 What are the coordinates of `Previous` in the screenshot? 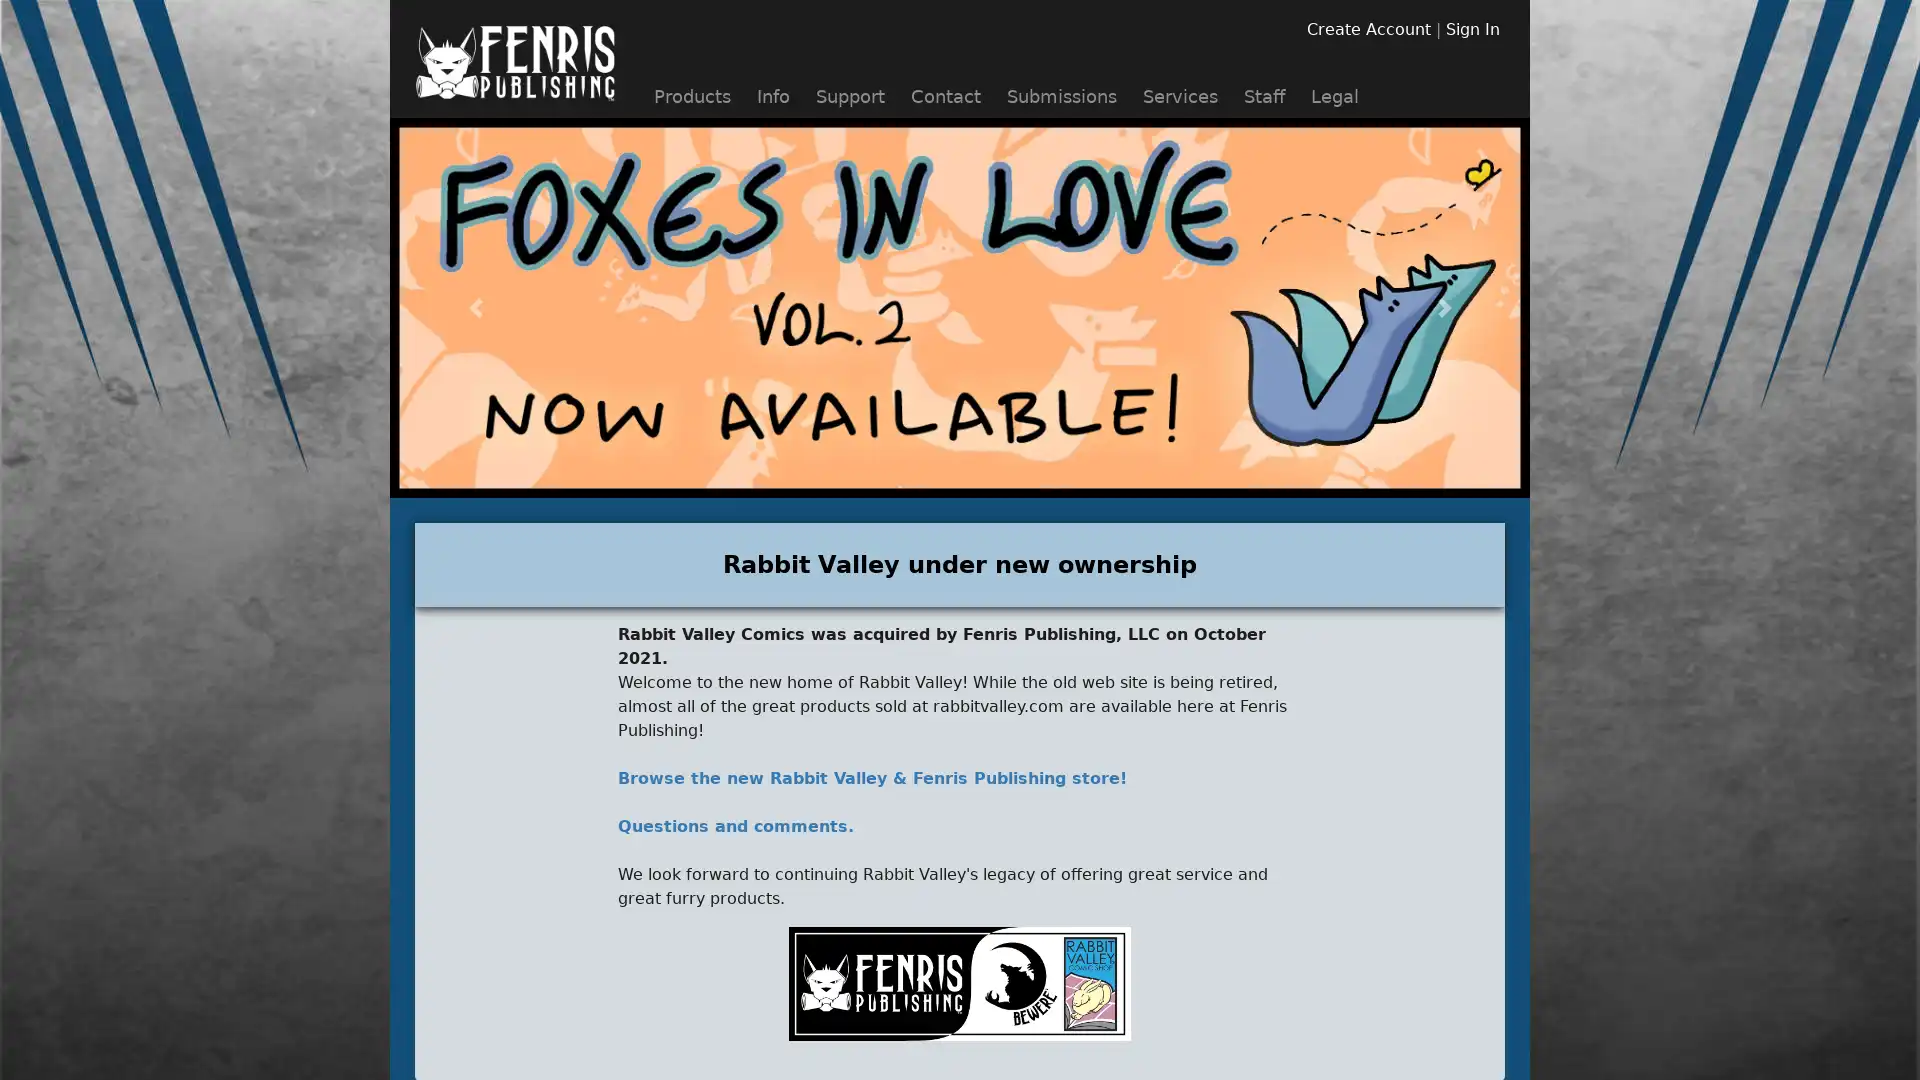 It's located at (474, 308).